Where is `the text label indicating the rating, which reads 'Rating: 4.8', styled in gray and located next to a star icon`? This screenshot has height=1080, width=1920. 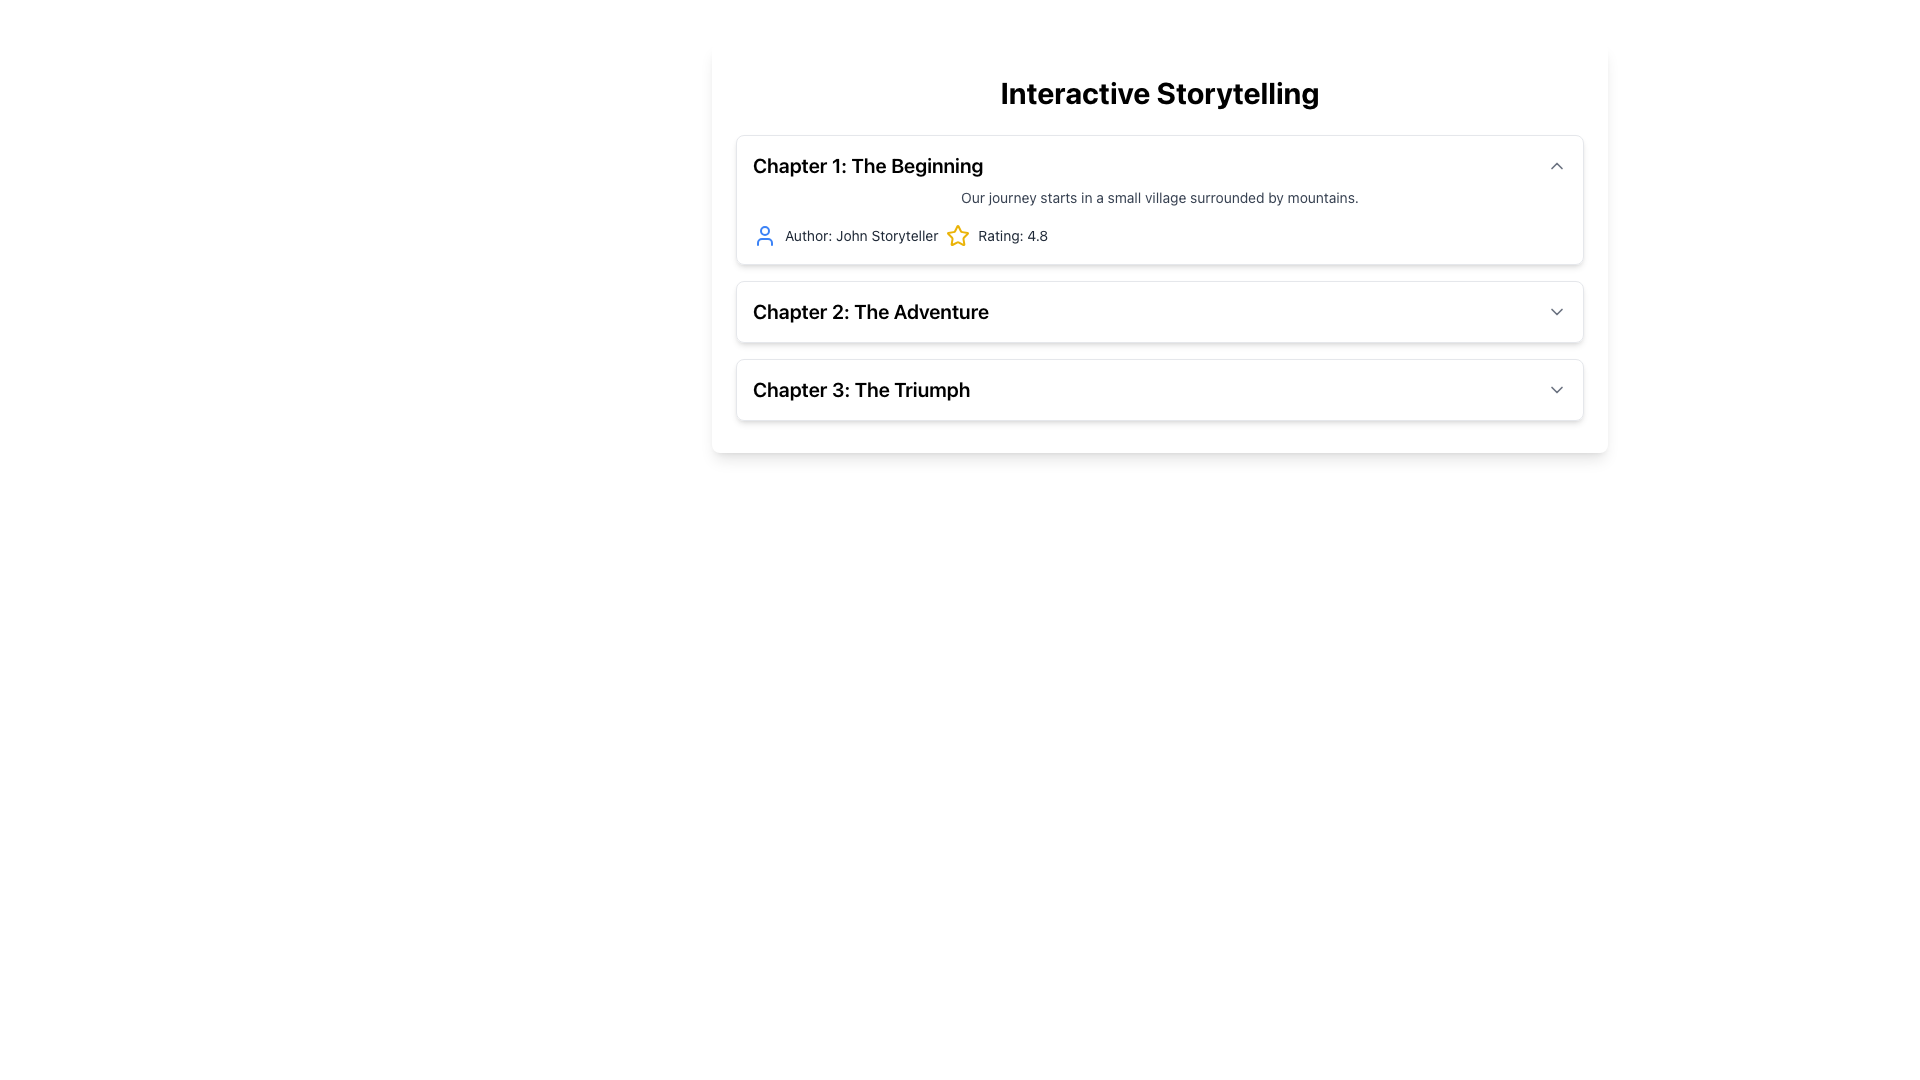
the text label indicating the rating, which reads 'Rating: 4.8', styled in gray and located next to a star icon is located at coordinates (1013, 234).